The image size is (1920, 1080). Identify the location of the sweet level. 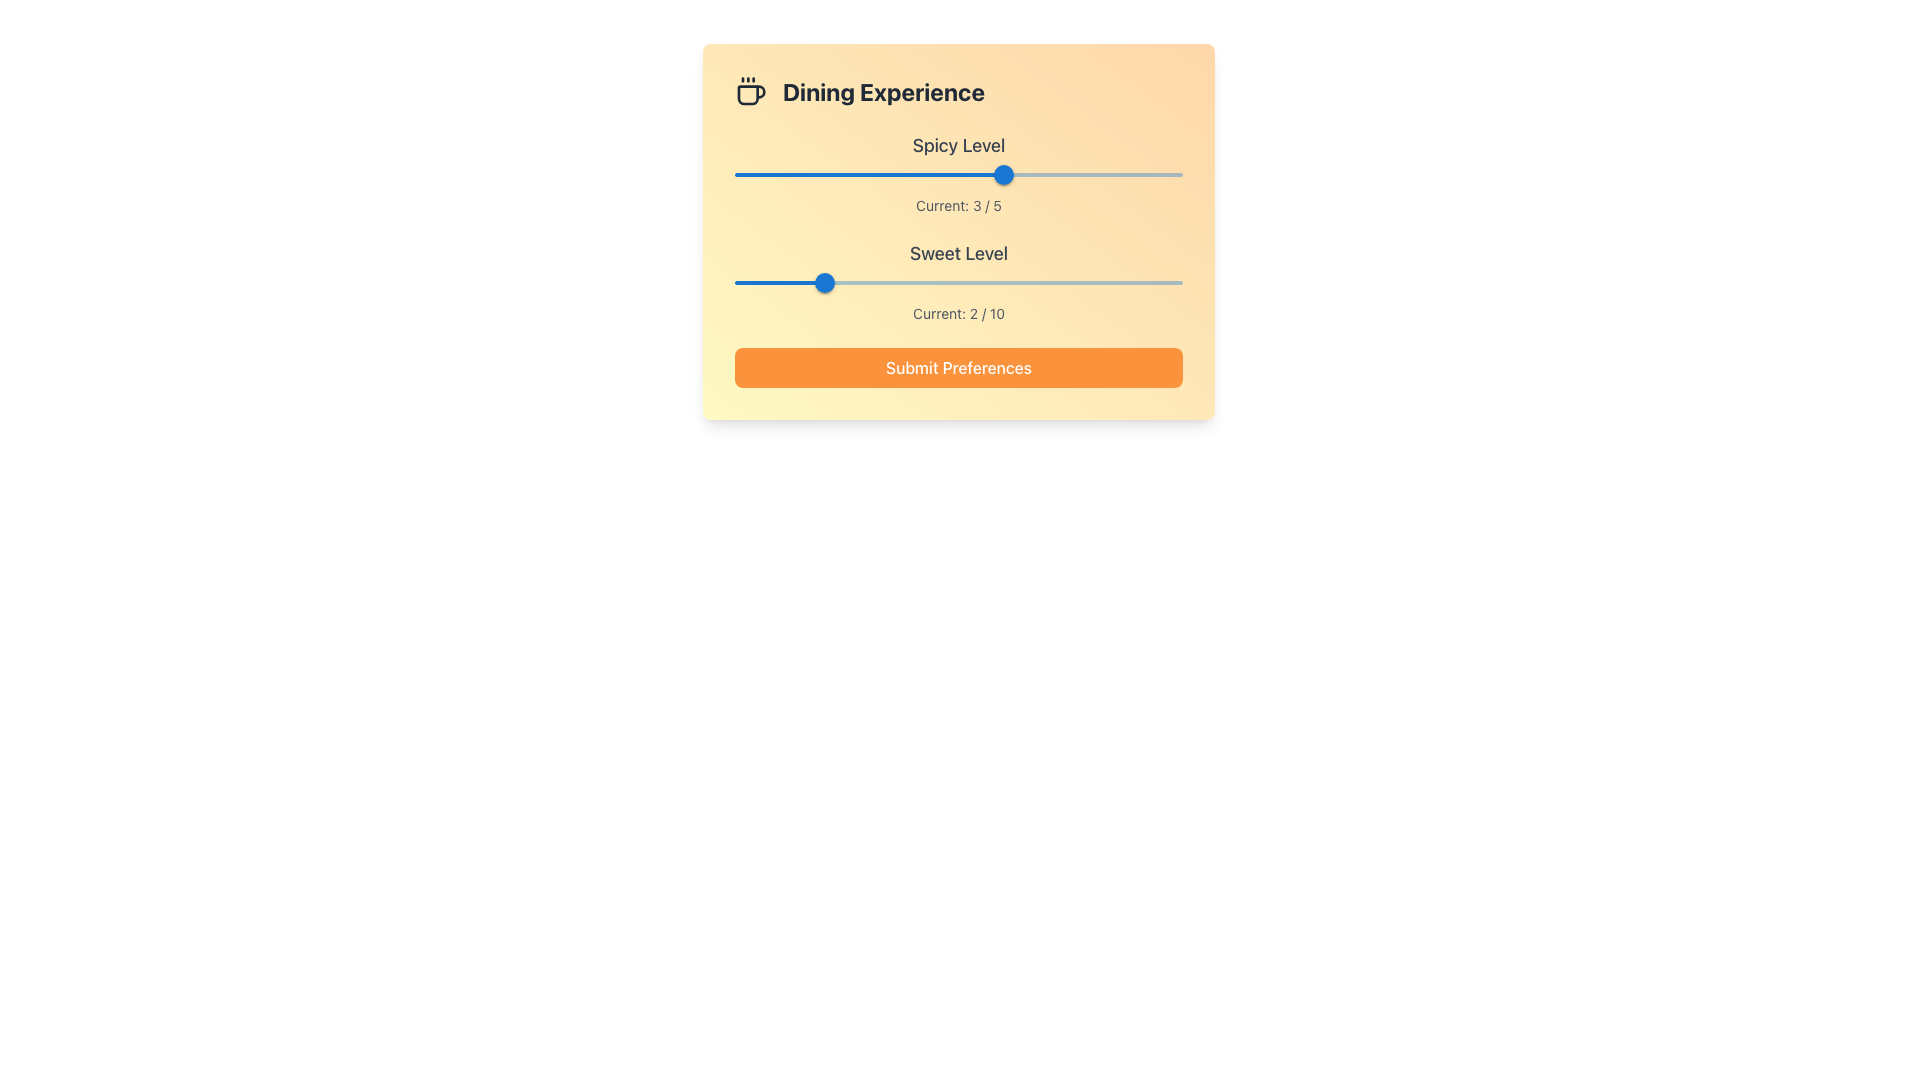
(778, 282).